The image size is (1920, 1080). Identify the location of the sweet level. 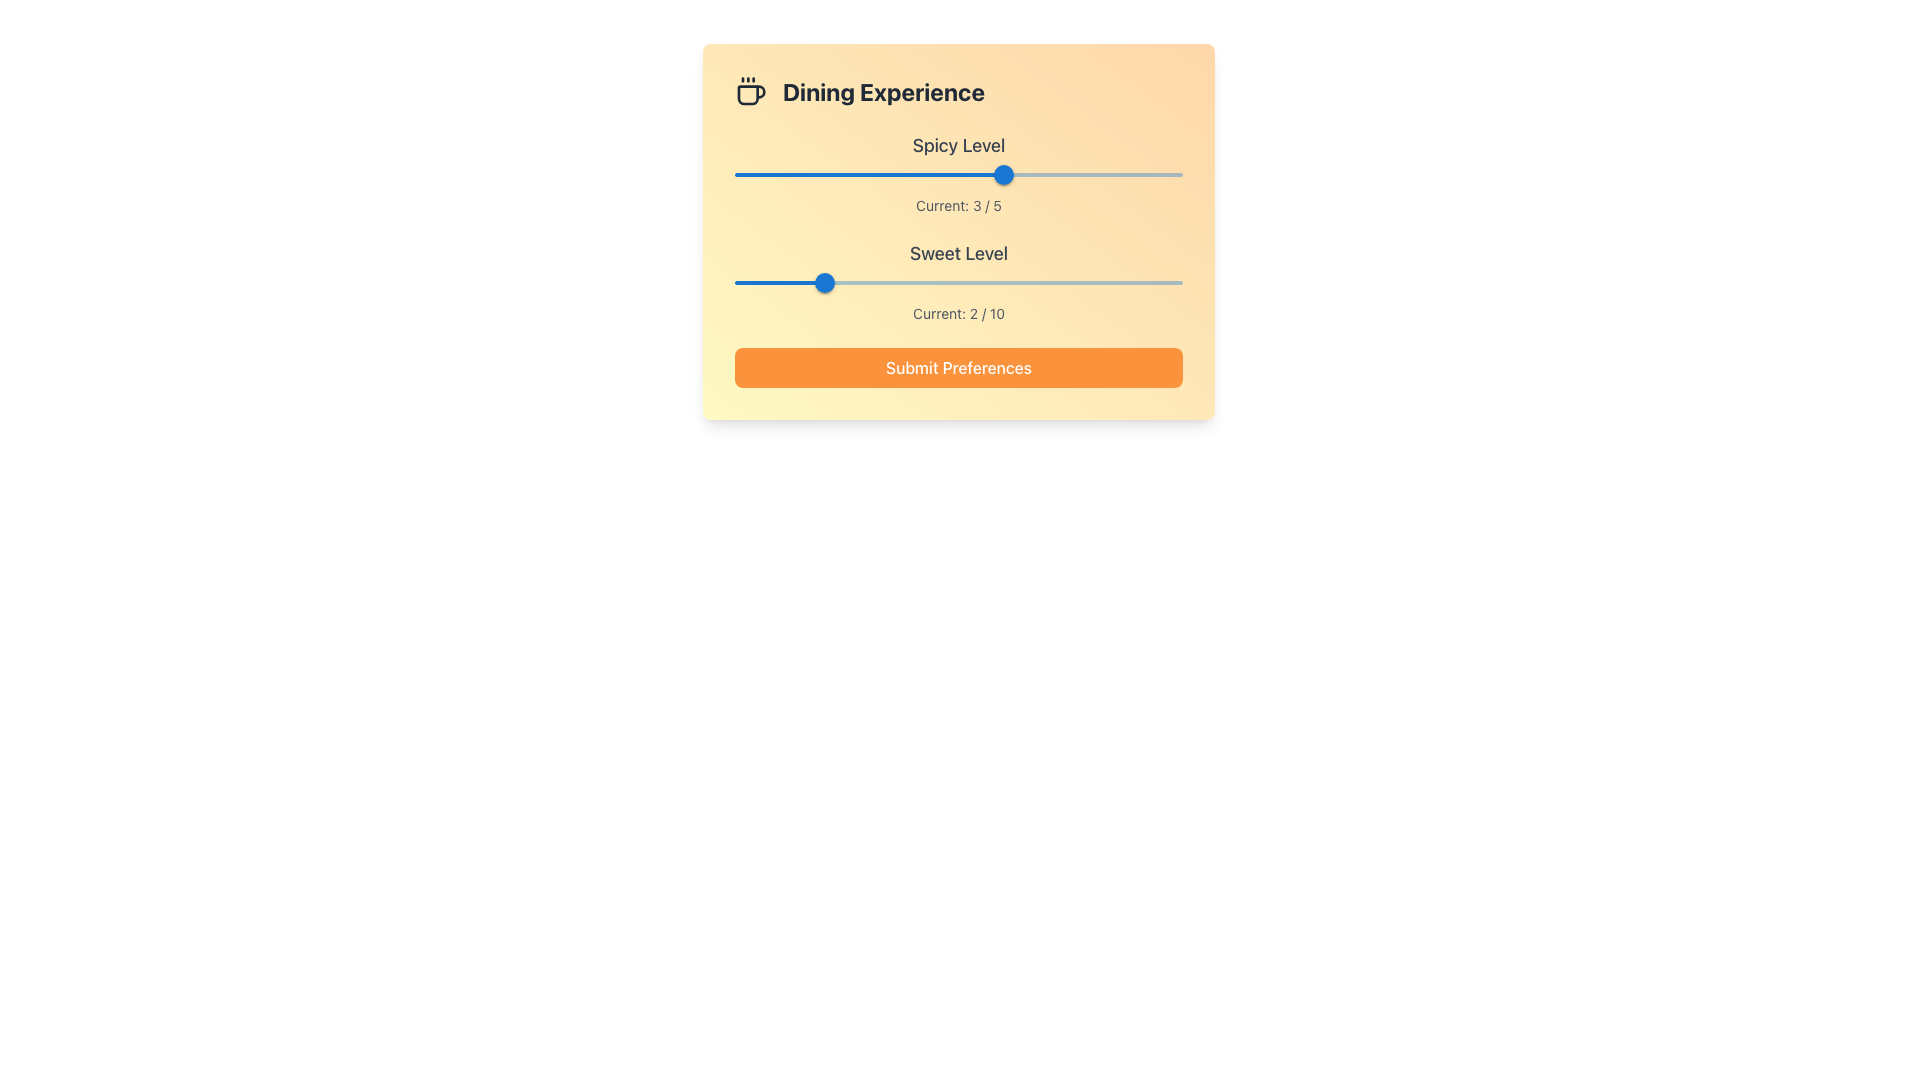
(778, 282).